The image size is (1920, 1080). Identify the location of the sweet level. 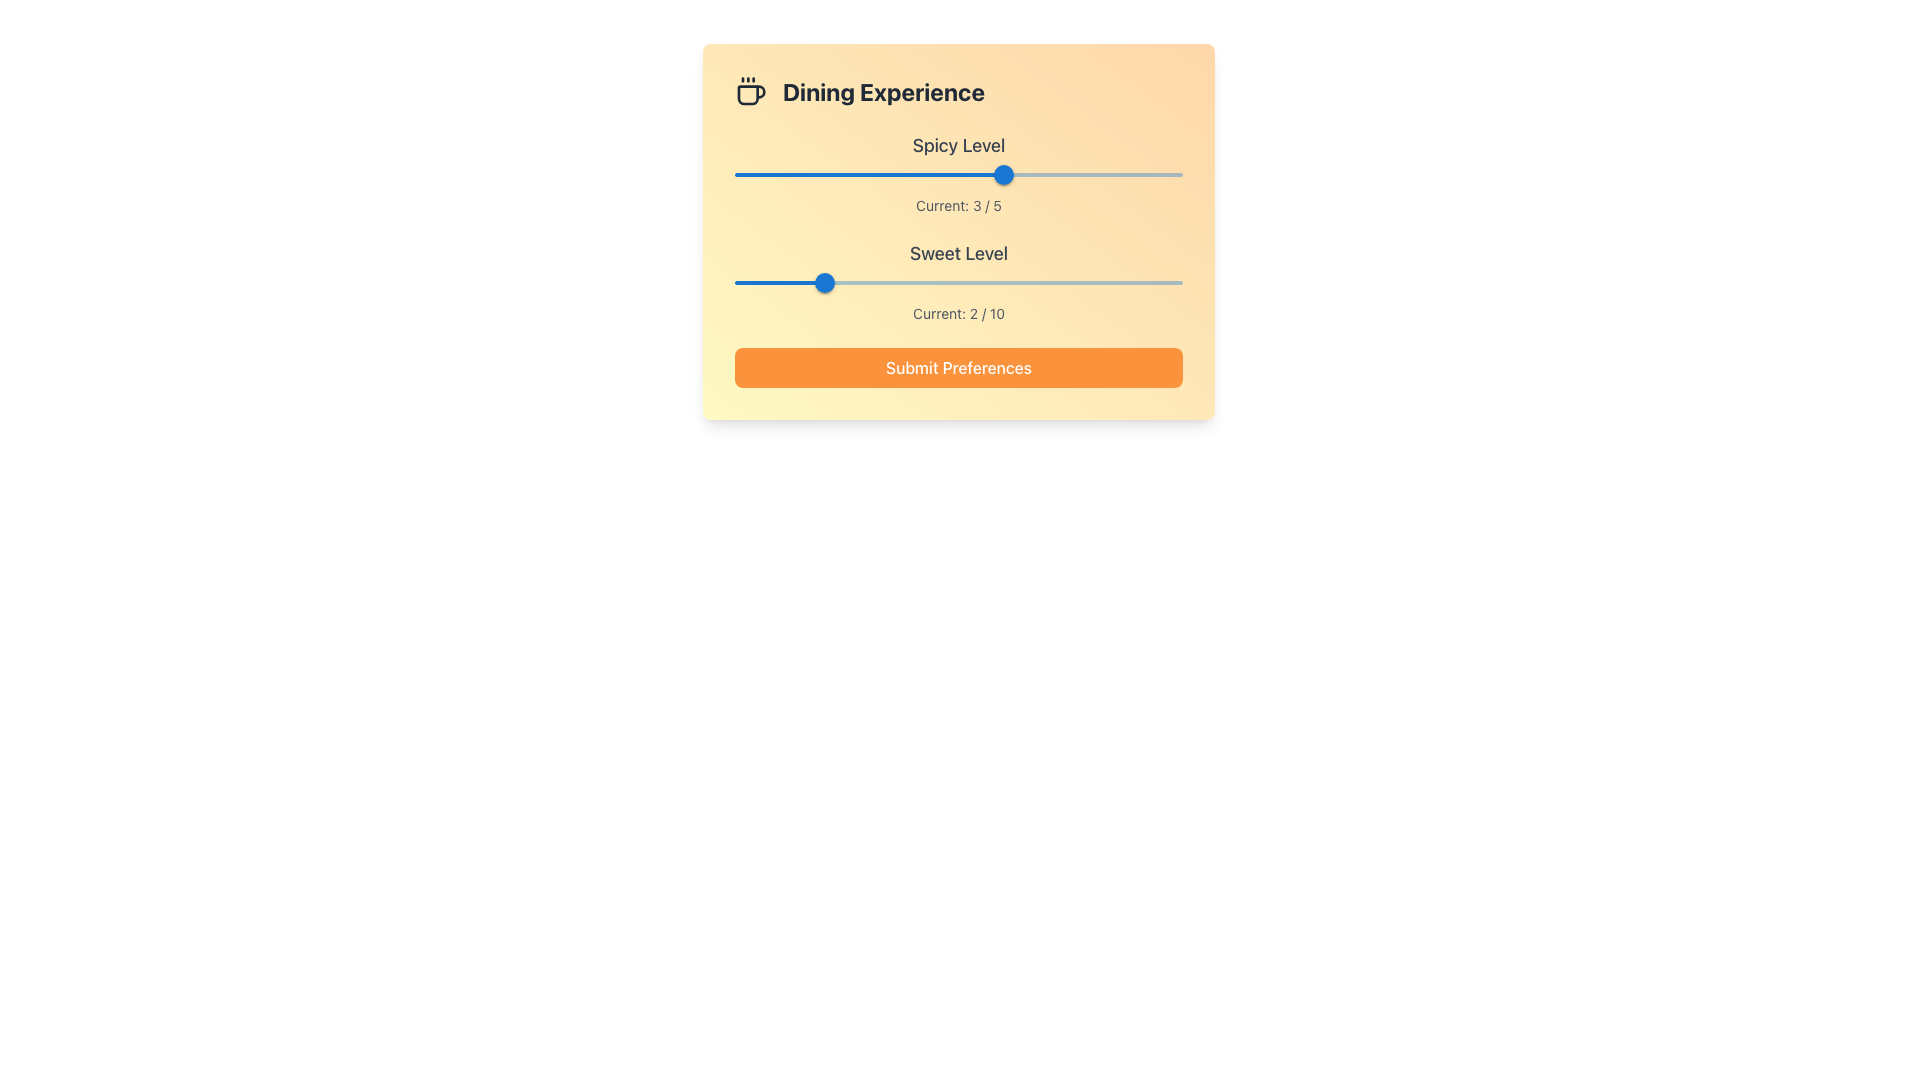
(778, 282).